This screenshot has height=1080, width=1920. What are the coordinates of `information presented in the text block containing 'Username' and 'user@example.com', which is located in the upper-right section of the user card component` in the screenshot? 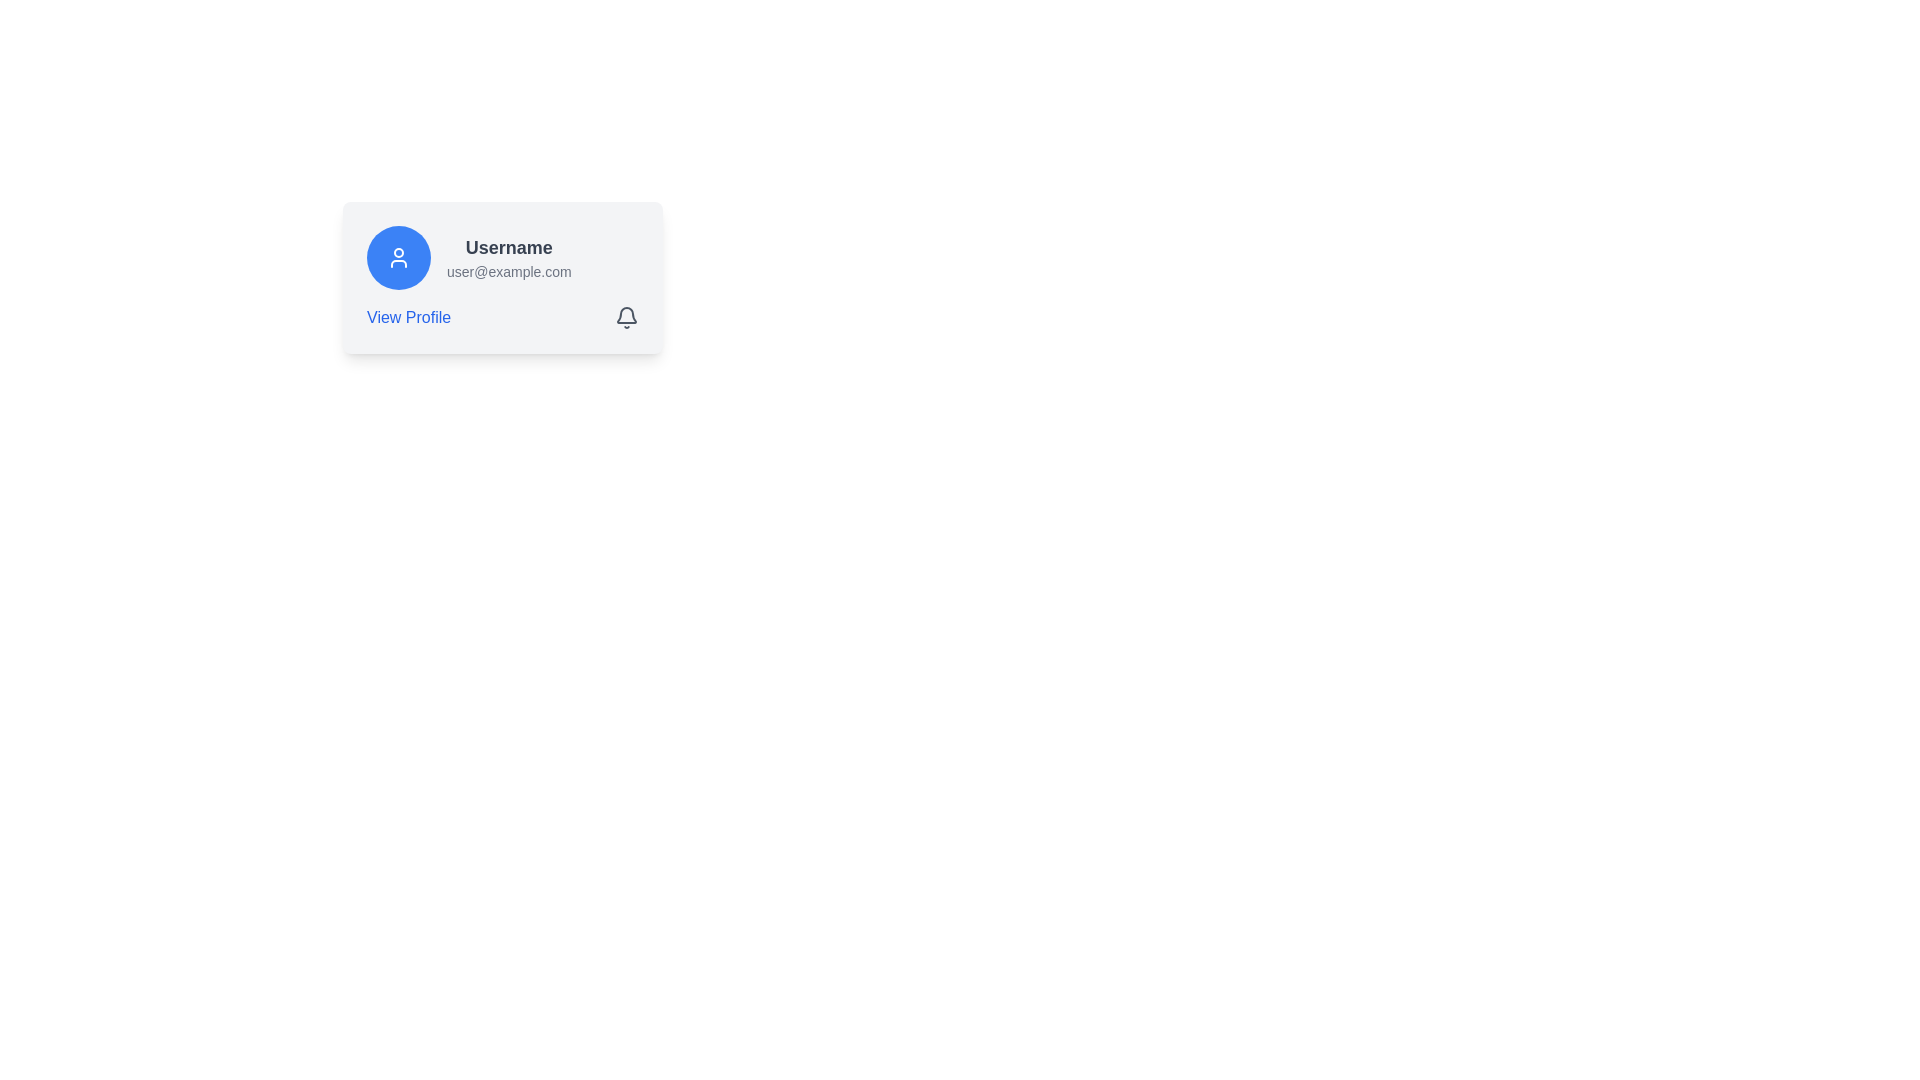 It's located at (509, 257).